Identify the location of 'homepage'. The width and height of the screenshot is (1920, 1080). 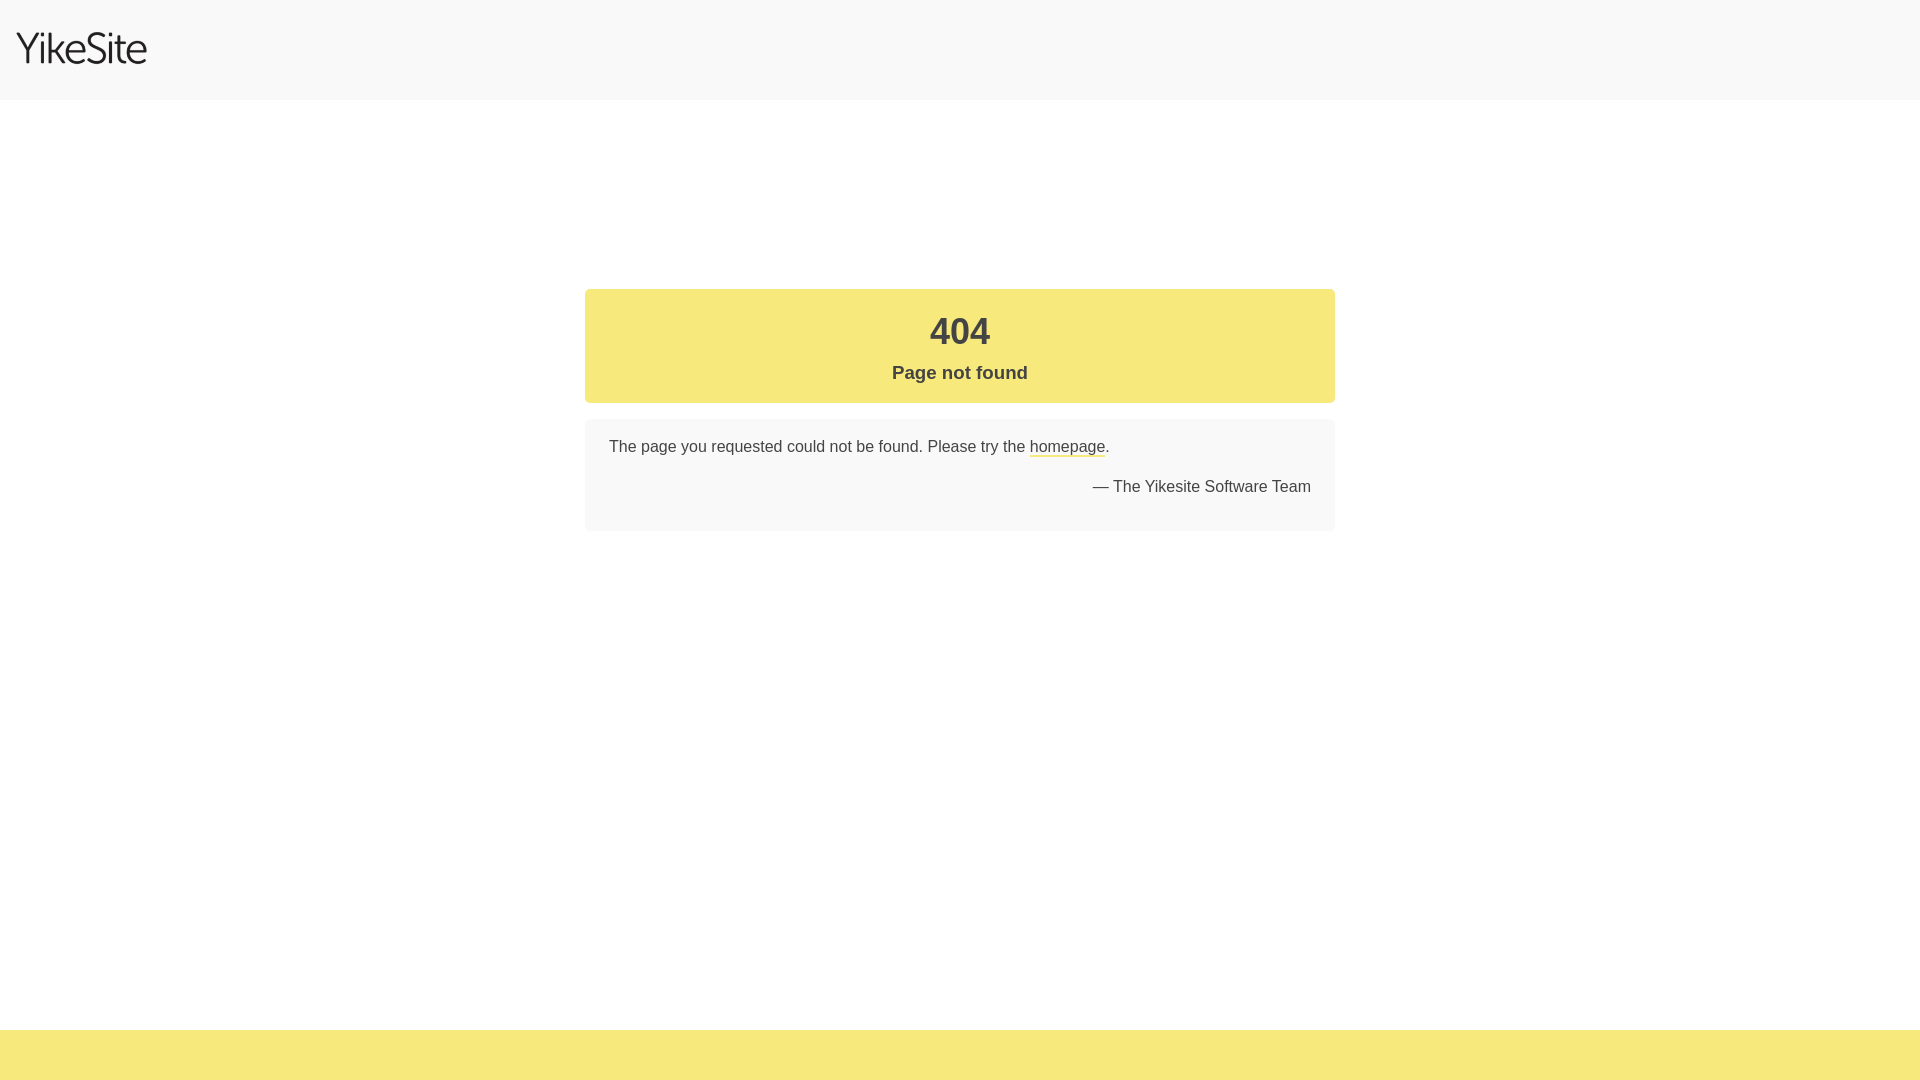
(1067, 446).